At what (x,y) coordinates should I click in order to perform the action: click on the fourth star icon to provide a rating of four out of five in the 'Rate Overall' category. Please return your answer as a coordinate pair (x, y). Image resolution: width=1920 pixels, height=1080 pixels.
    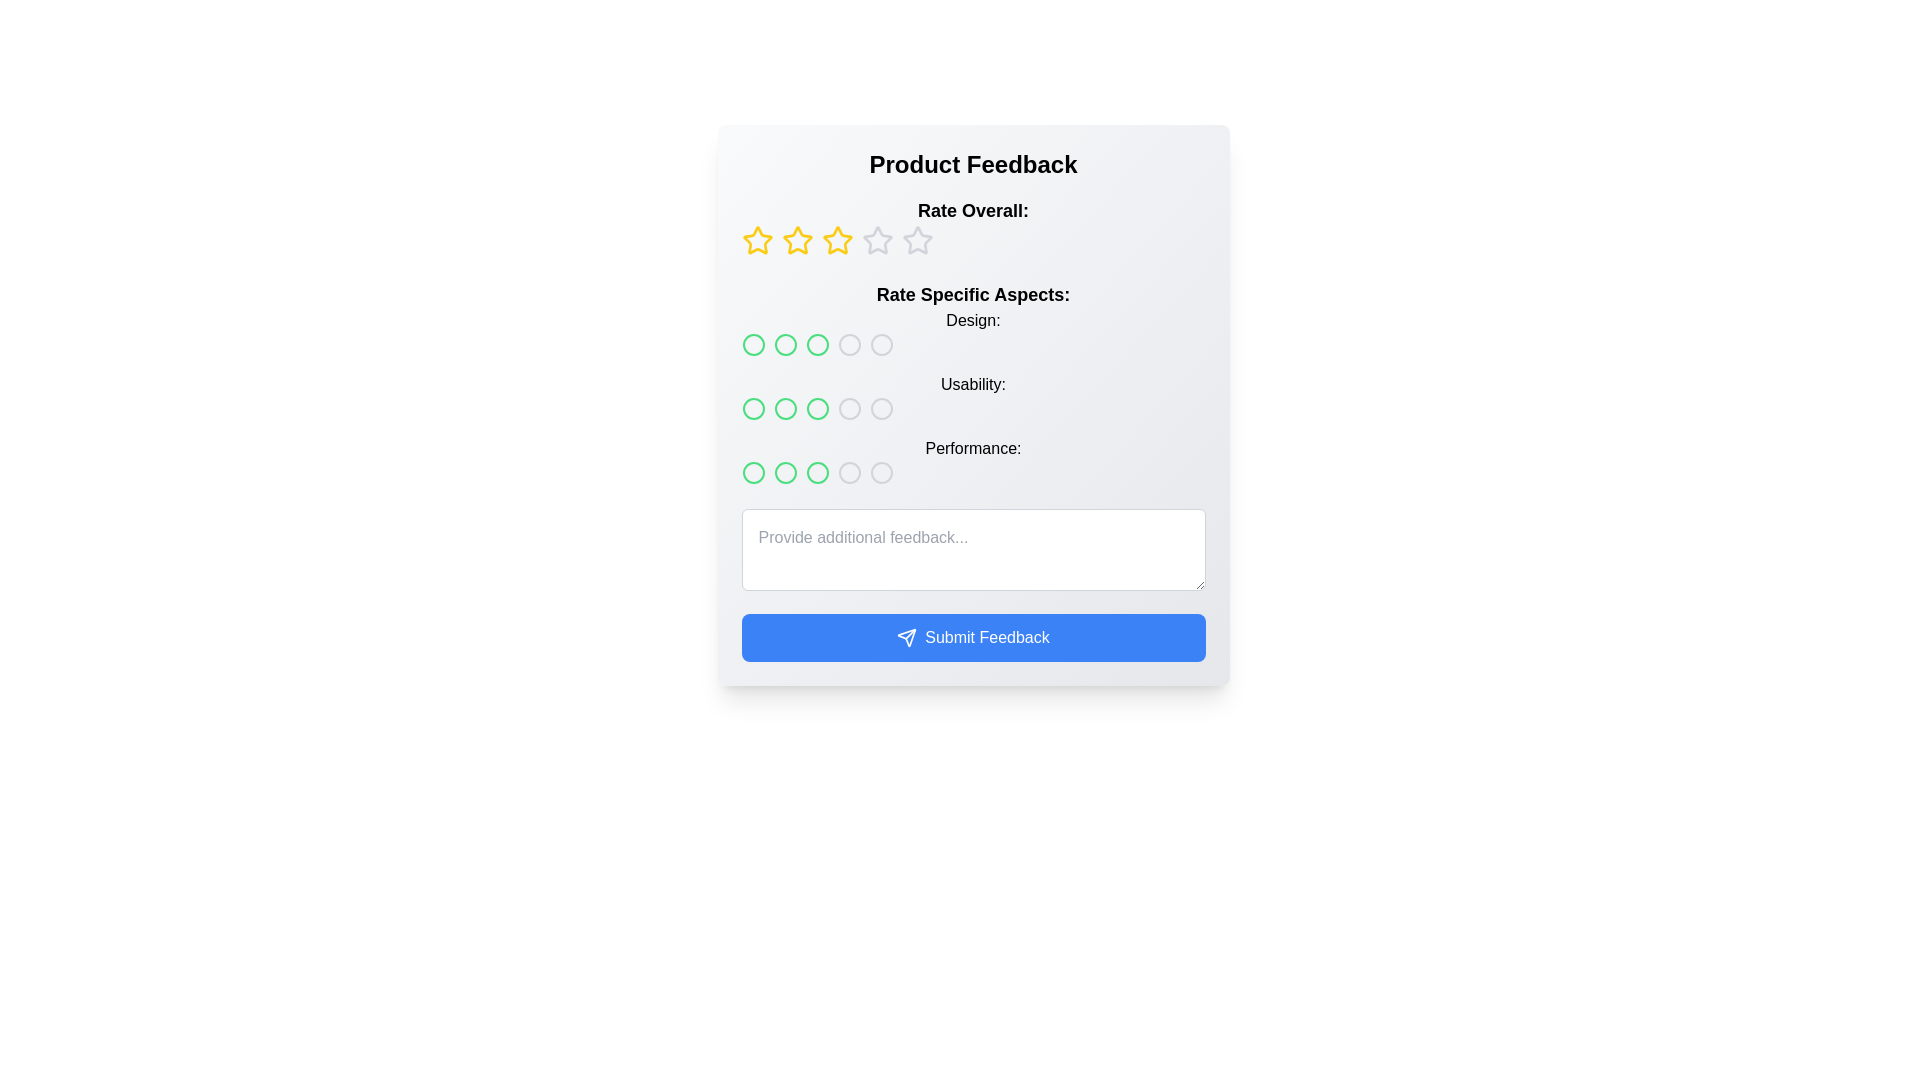
    Looking at the image, I should click on (877, 238).